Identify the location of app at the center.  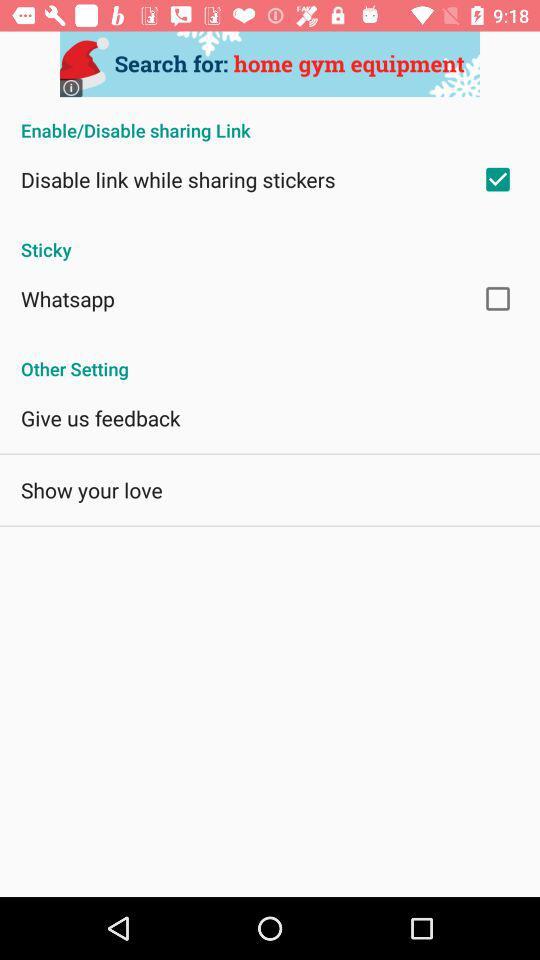
(270, 358).